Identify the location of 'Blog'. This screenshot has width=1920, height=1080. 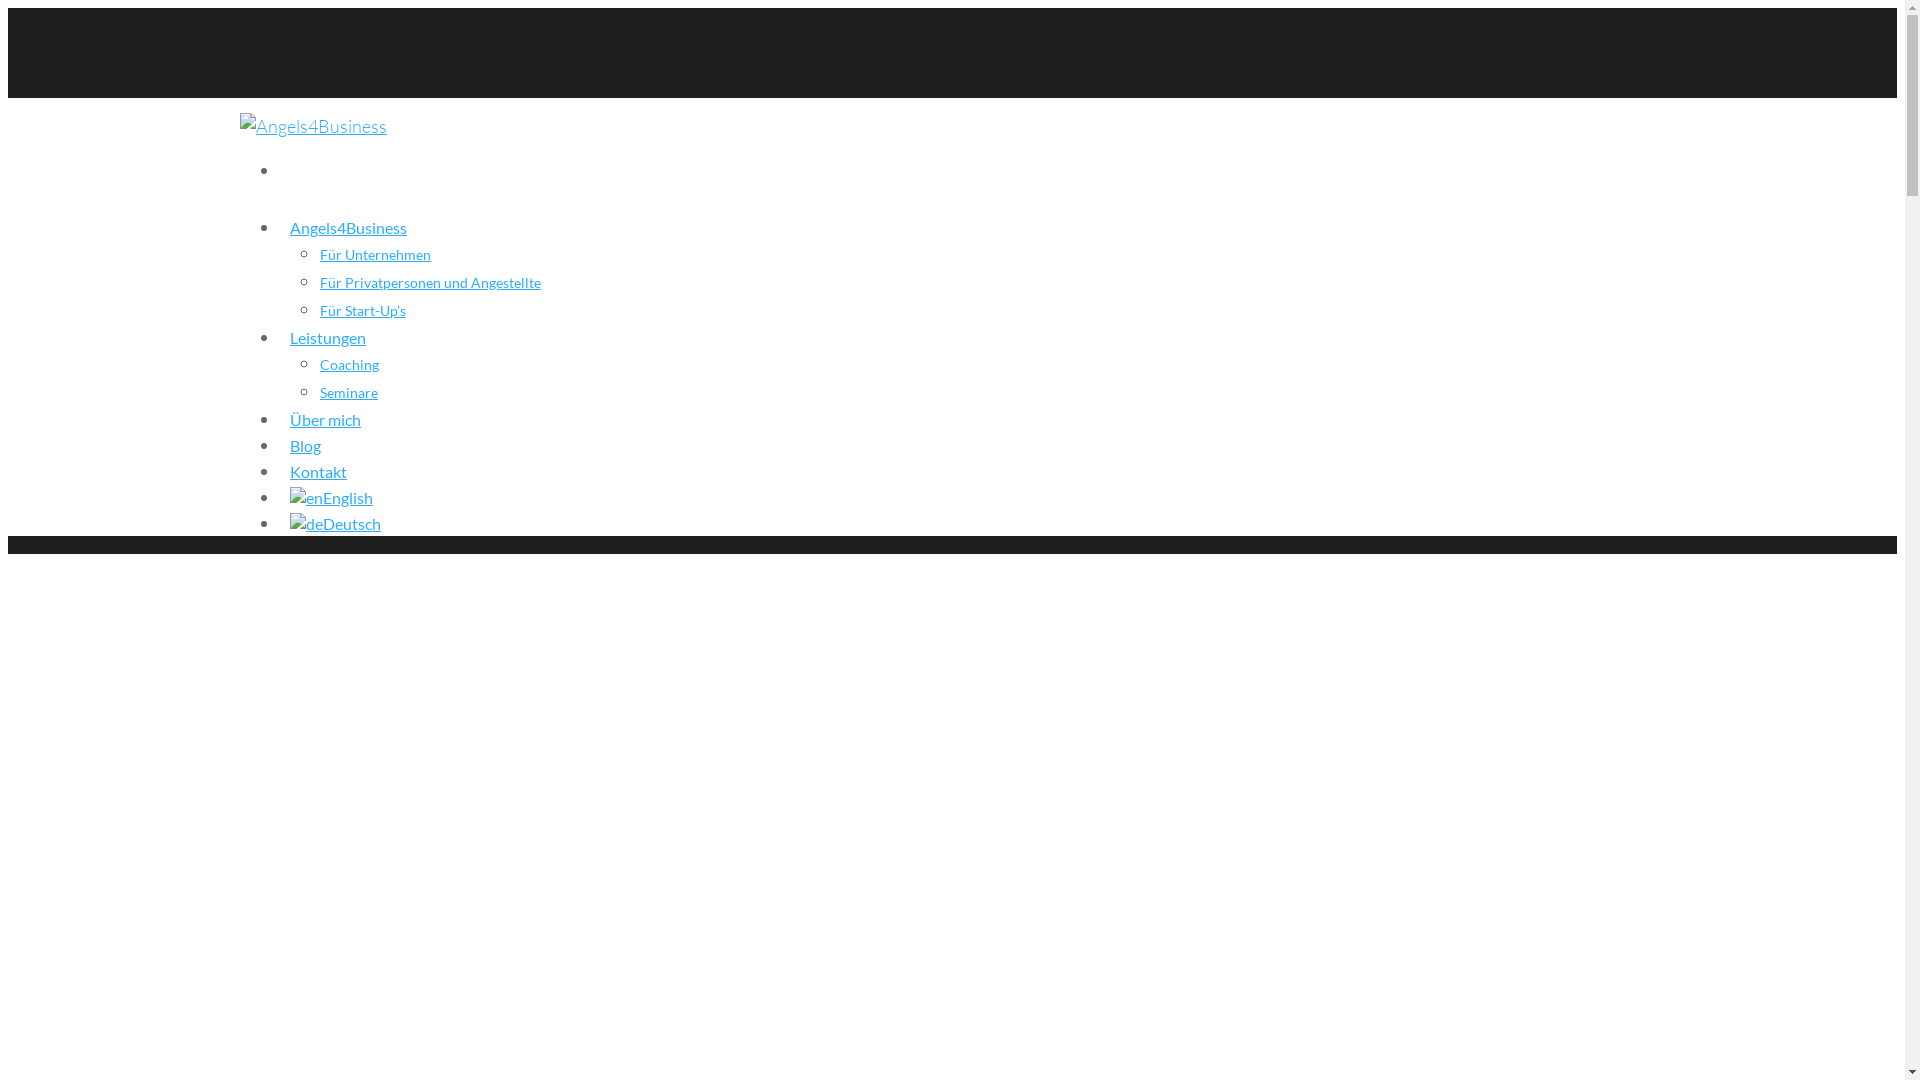
(288, 452).